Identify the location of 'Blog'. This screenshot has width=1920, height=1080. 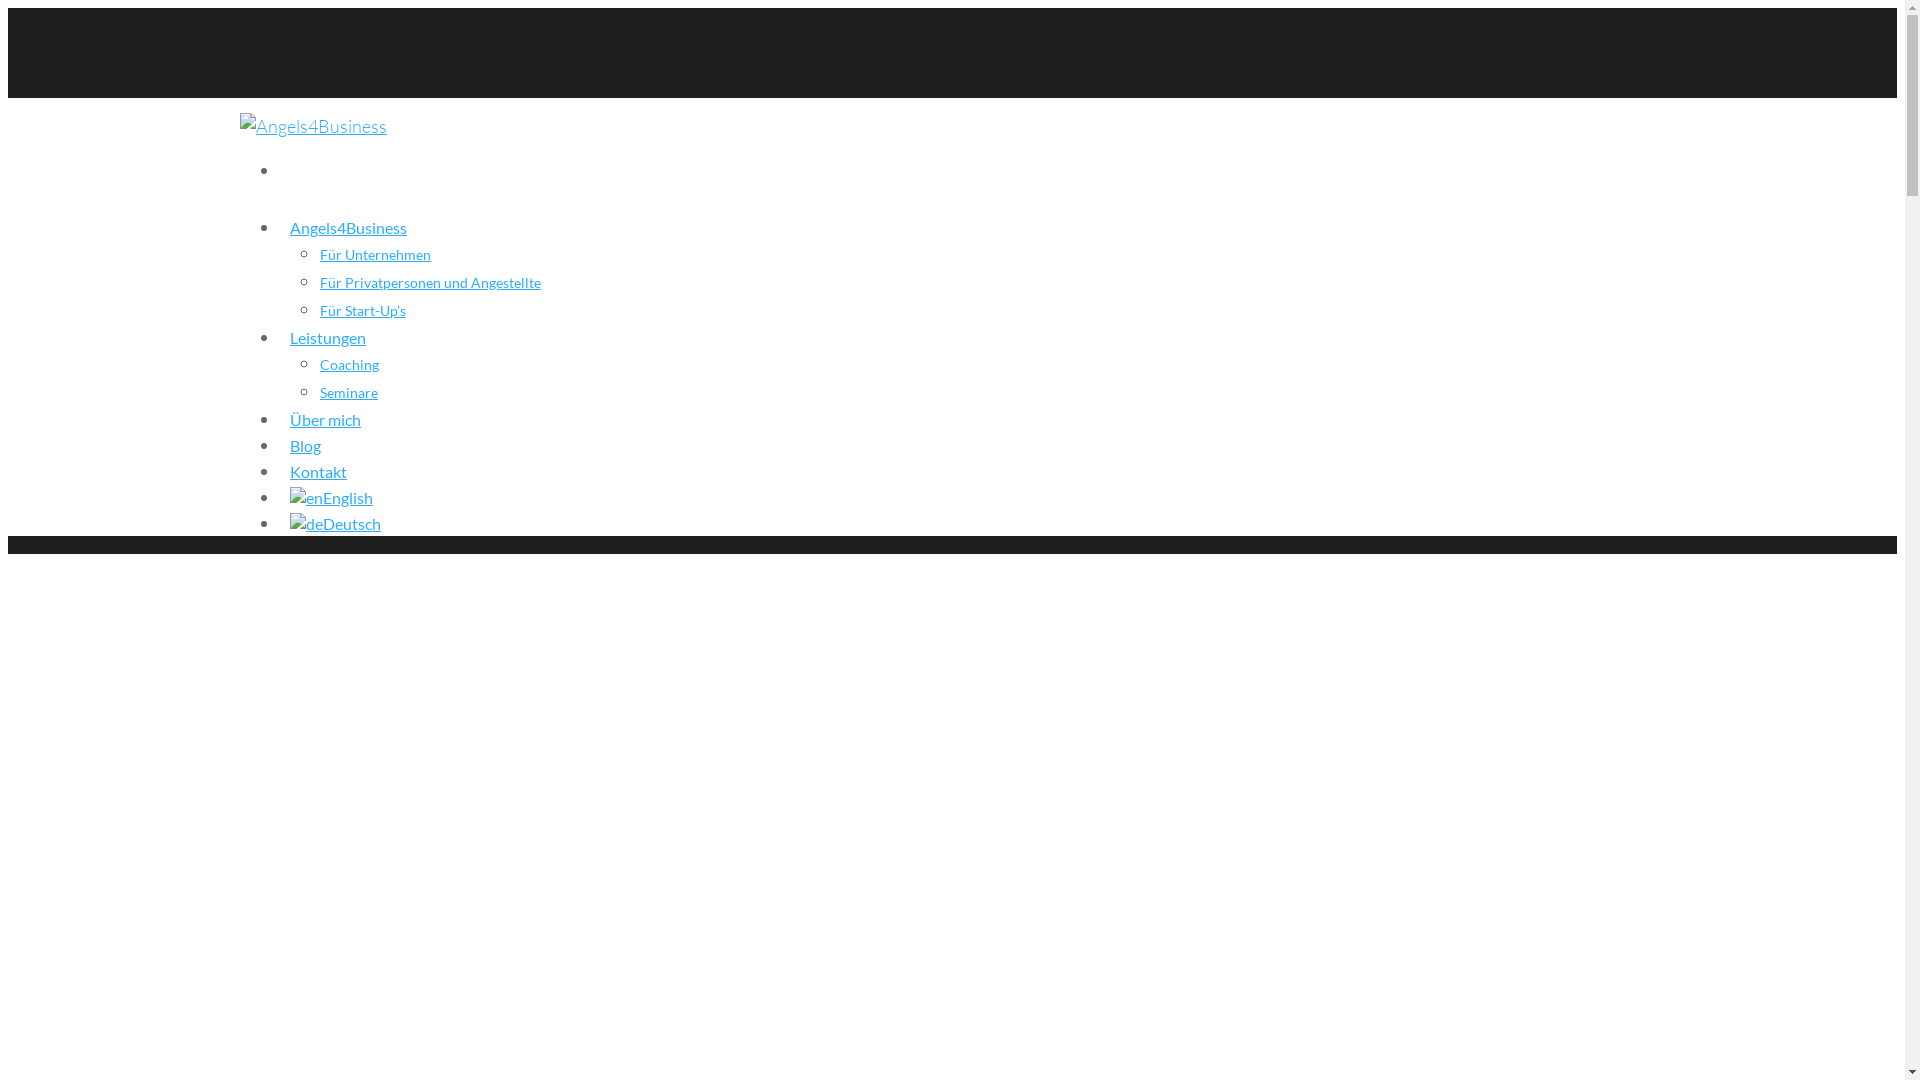
(288, 452).